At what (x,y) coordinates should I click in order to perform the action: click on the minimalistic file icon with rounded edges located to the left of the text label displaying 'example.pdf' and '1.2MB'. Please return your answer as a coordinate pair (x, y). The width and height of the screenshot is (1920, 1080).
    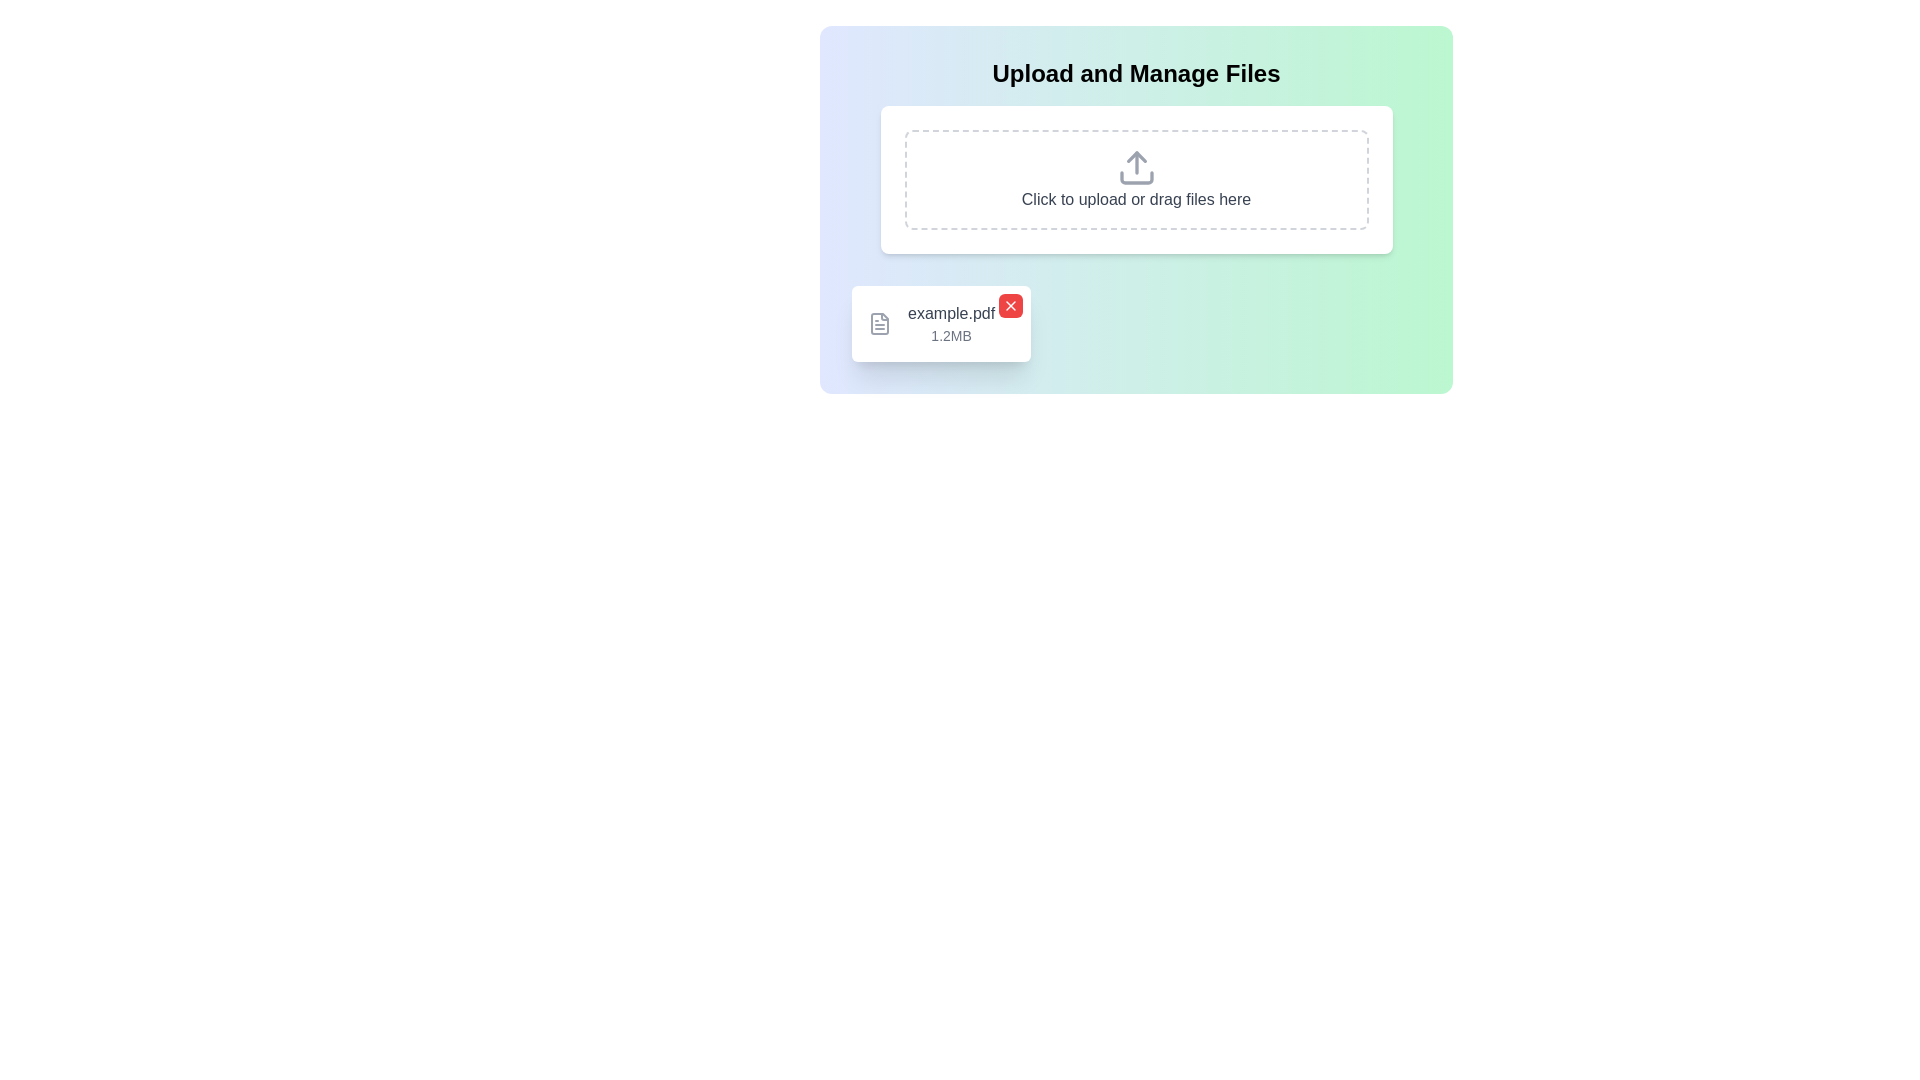
    Looking at the image, I should click on (879, 323).